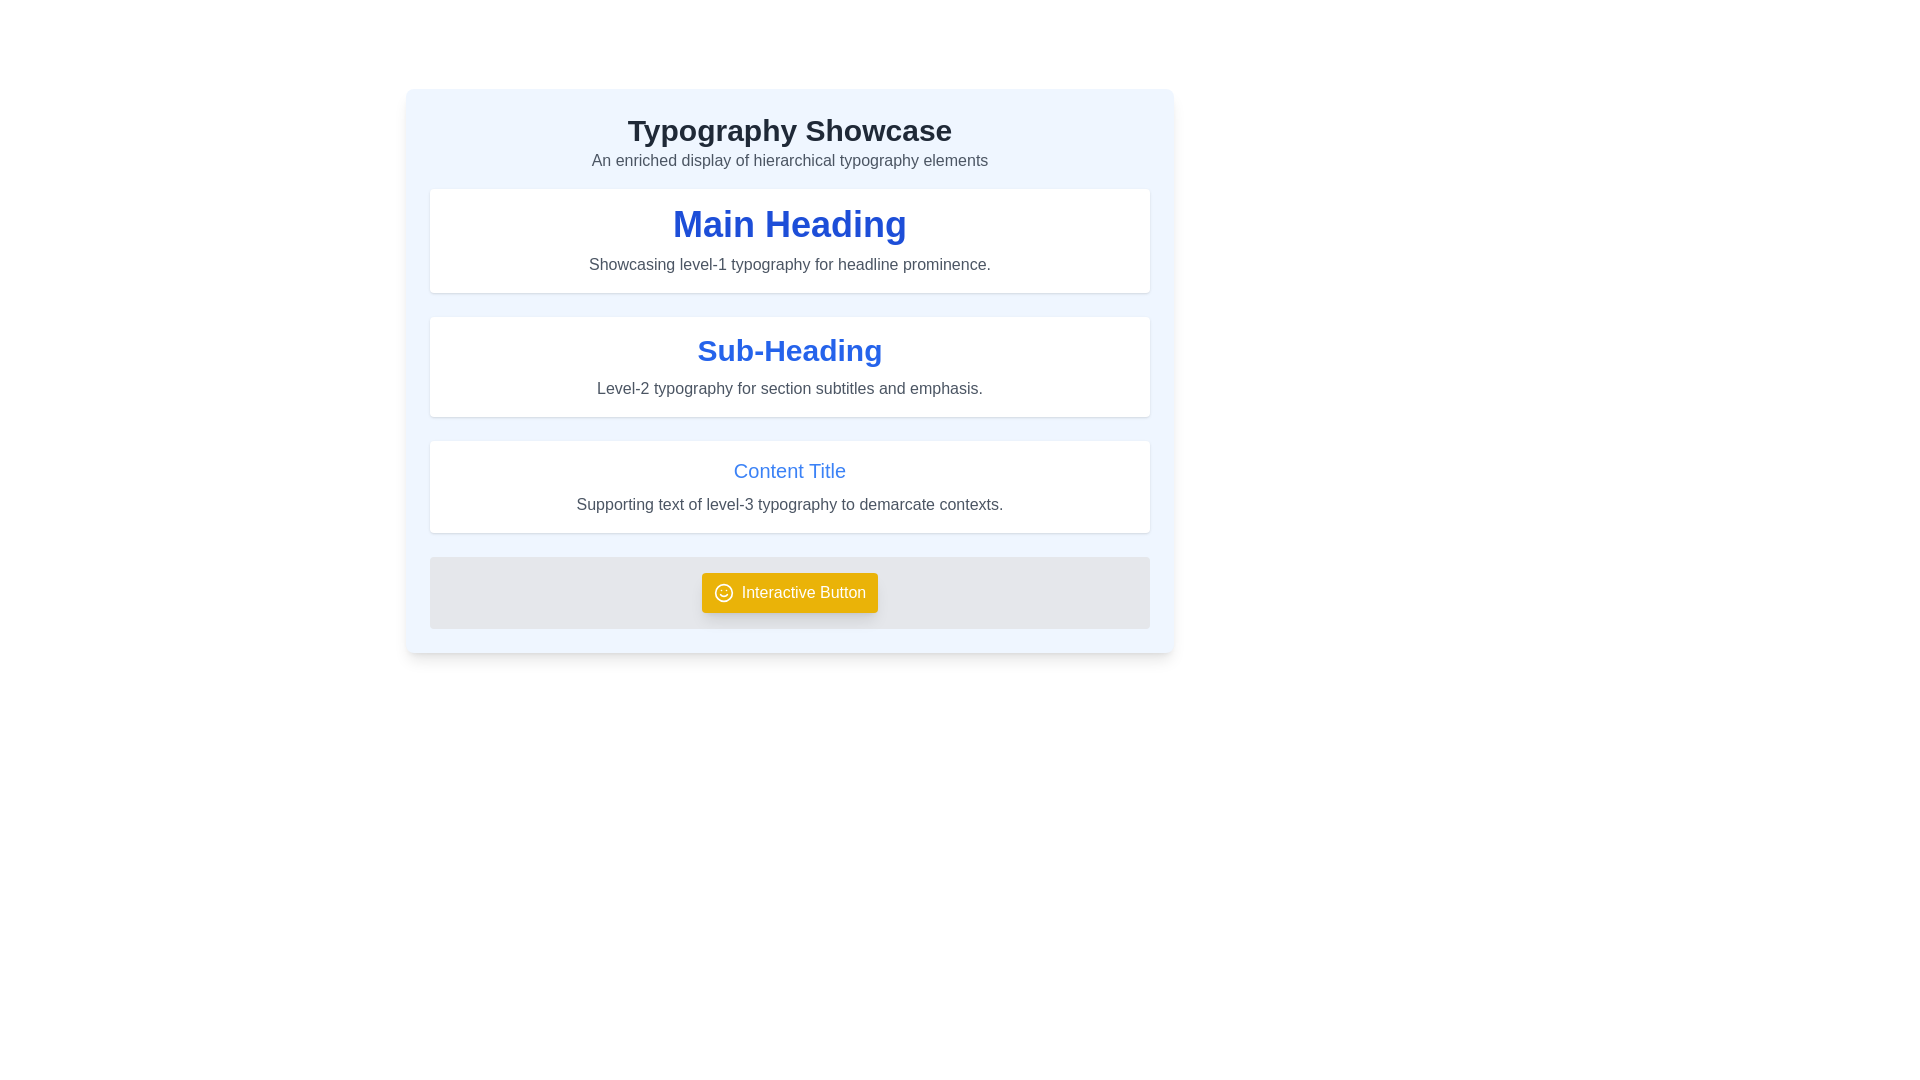 The image size is (1920, 1080). I want to click on the visual feedback of the smiley icon located within the 'Interactive Button' to the left of its text label, so click(722, 592).